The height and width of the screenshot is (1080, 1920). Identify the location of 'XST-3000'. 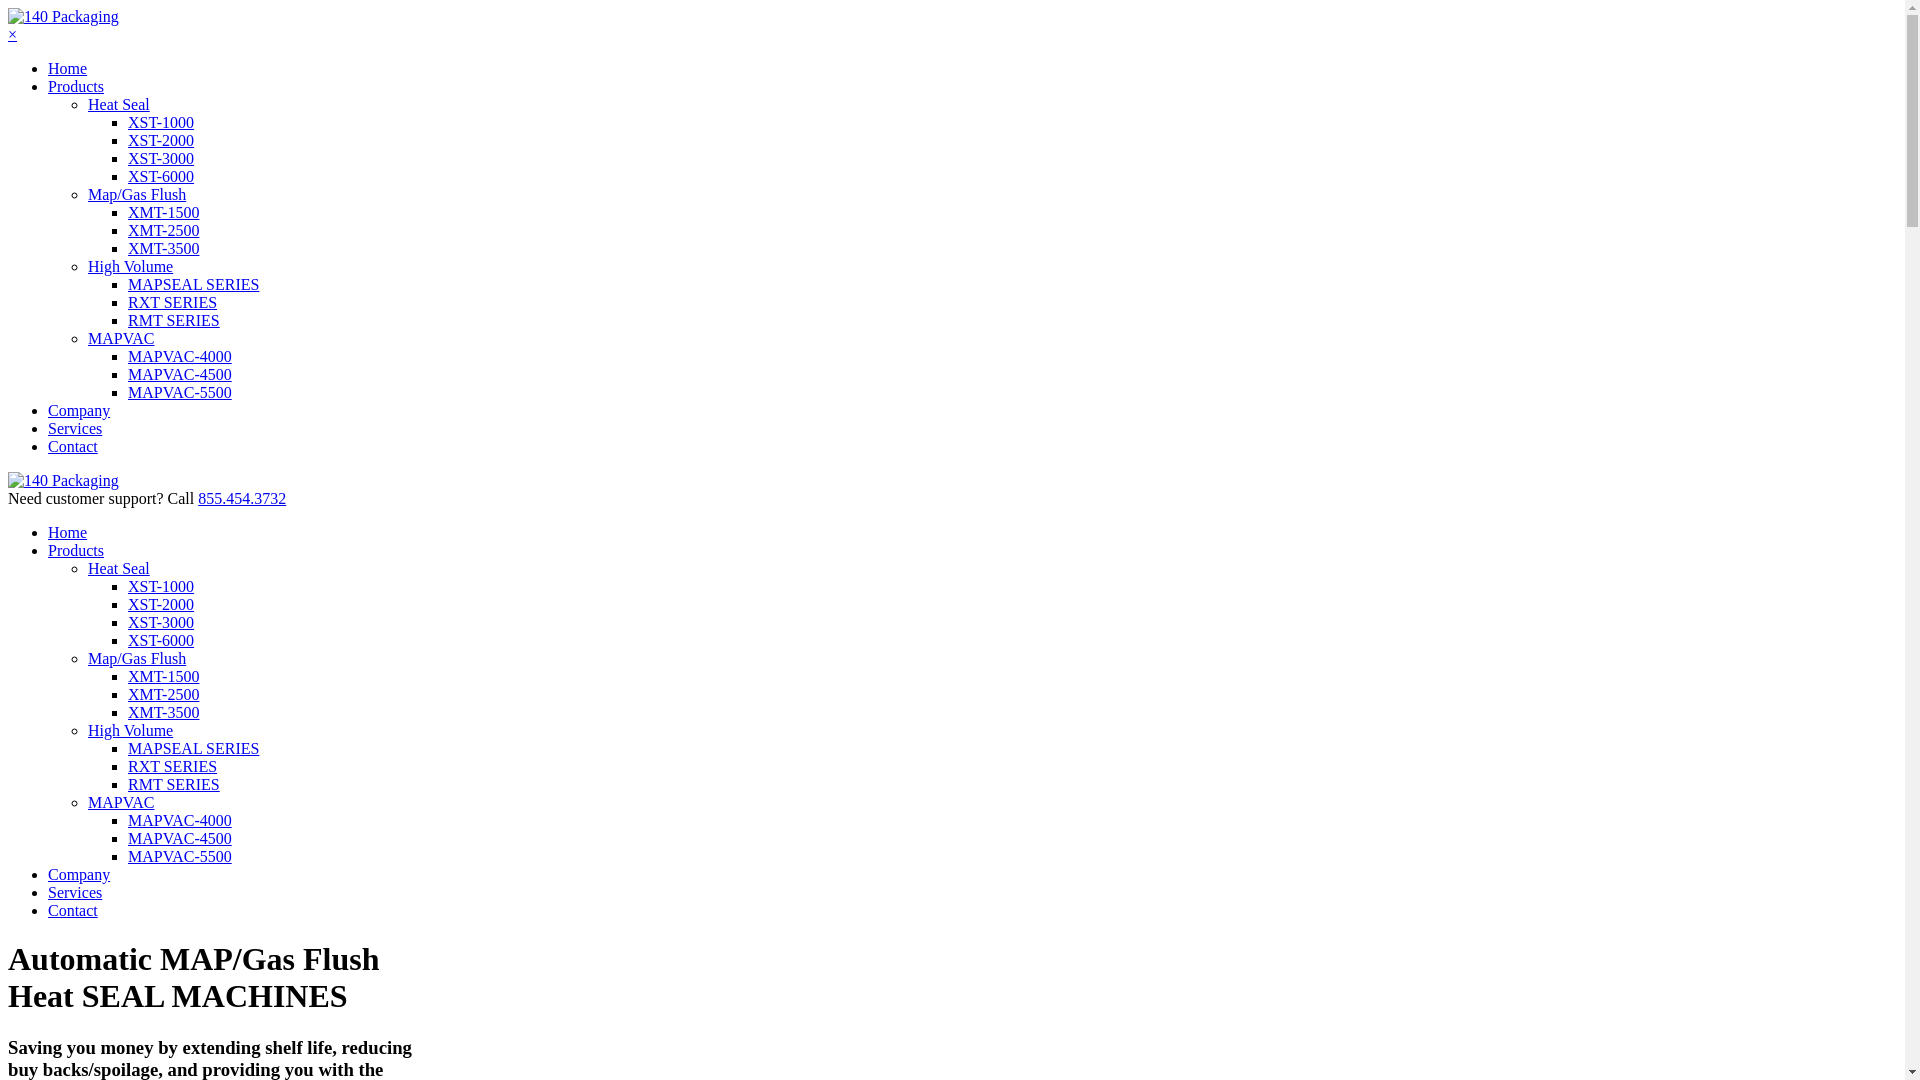
(161, 621).